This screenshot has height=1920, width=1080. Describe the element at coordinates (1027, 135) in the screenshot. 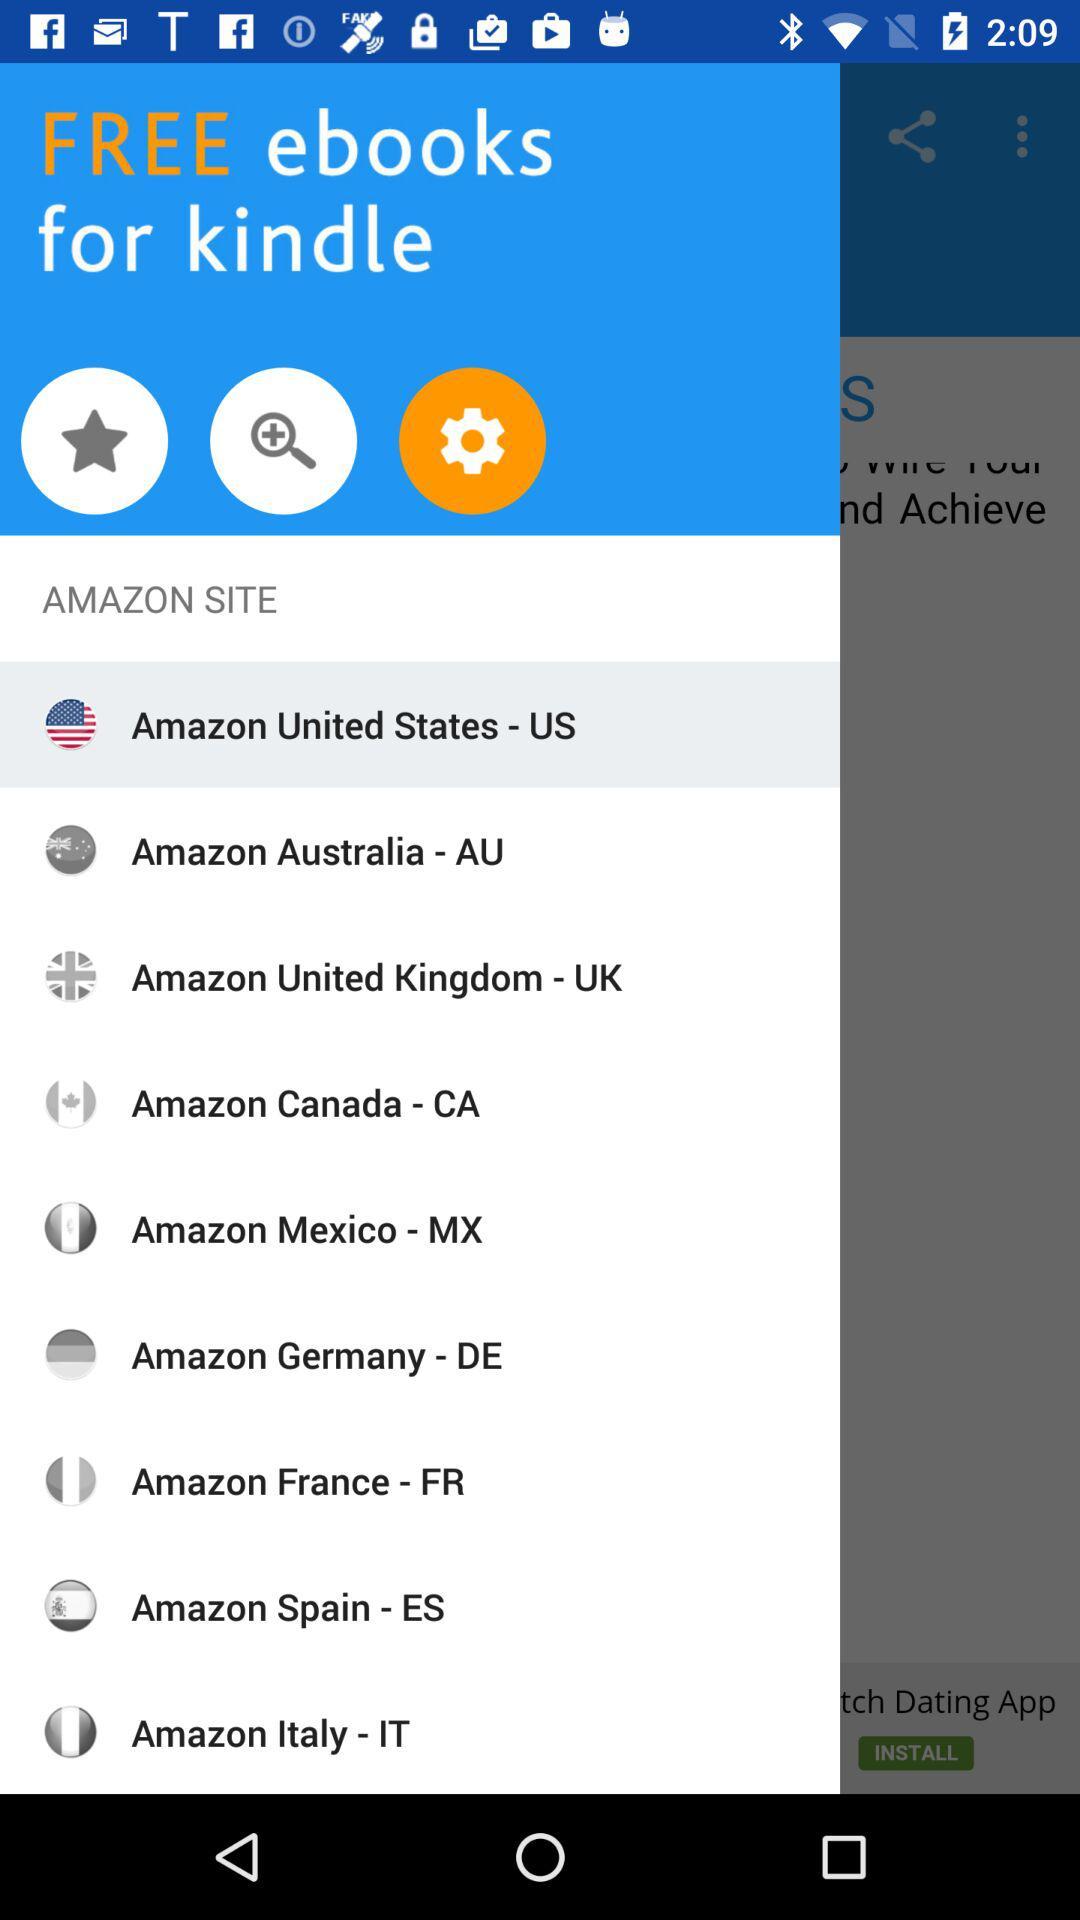

I see `the more icon` at that location.